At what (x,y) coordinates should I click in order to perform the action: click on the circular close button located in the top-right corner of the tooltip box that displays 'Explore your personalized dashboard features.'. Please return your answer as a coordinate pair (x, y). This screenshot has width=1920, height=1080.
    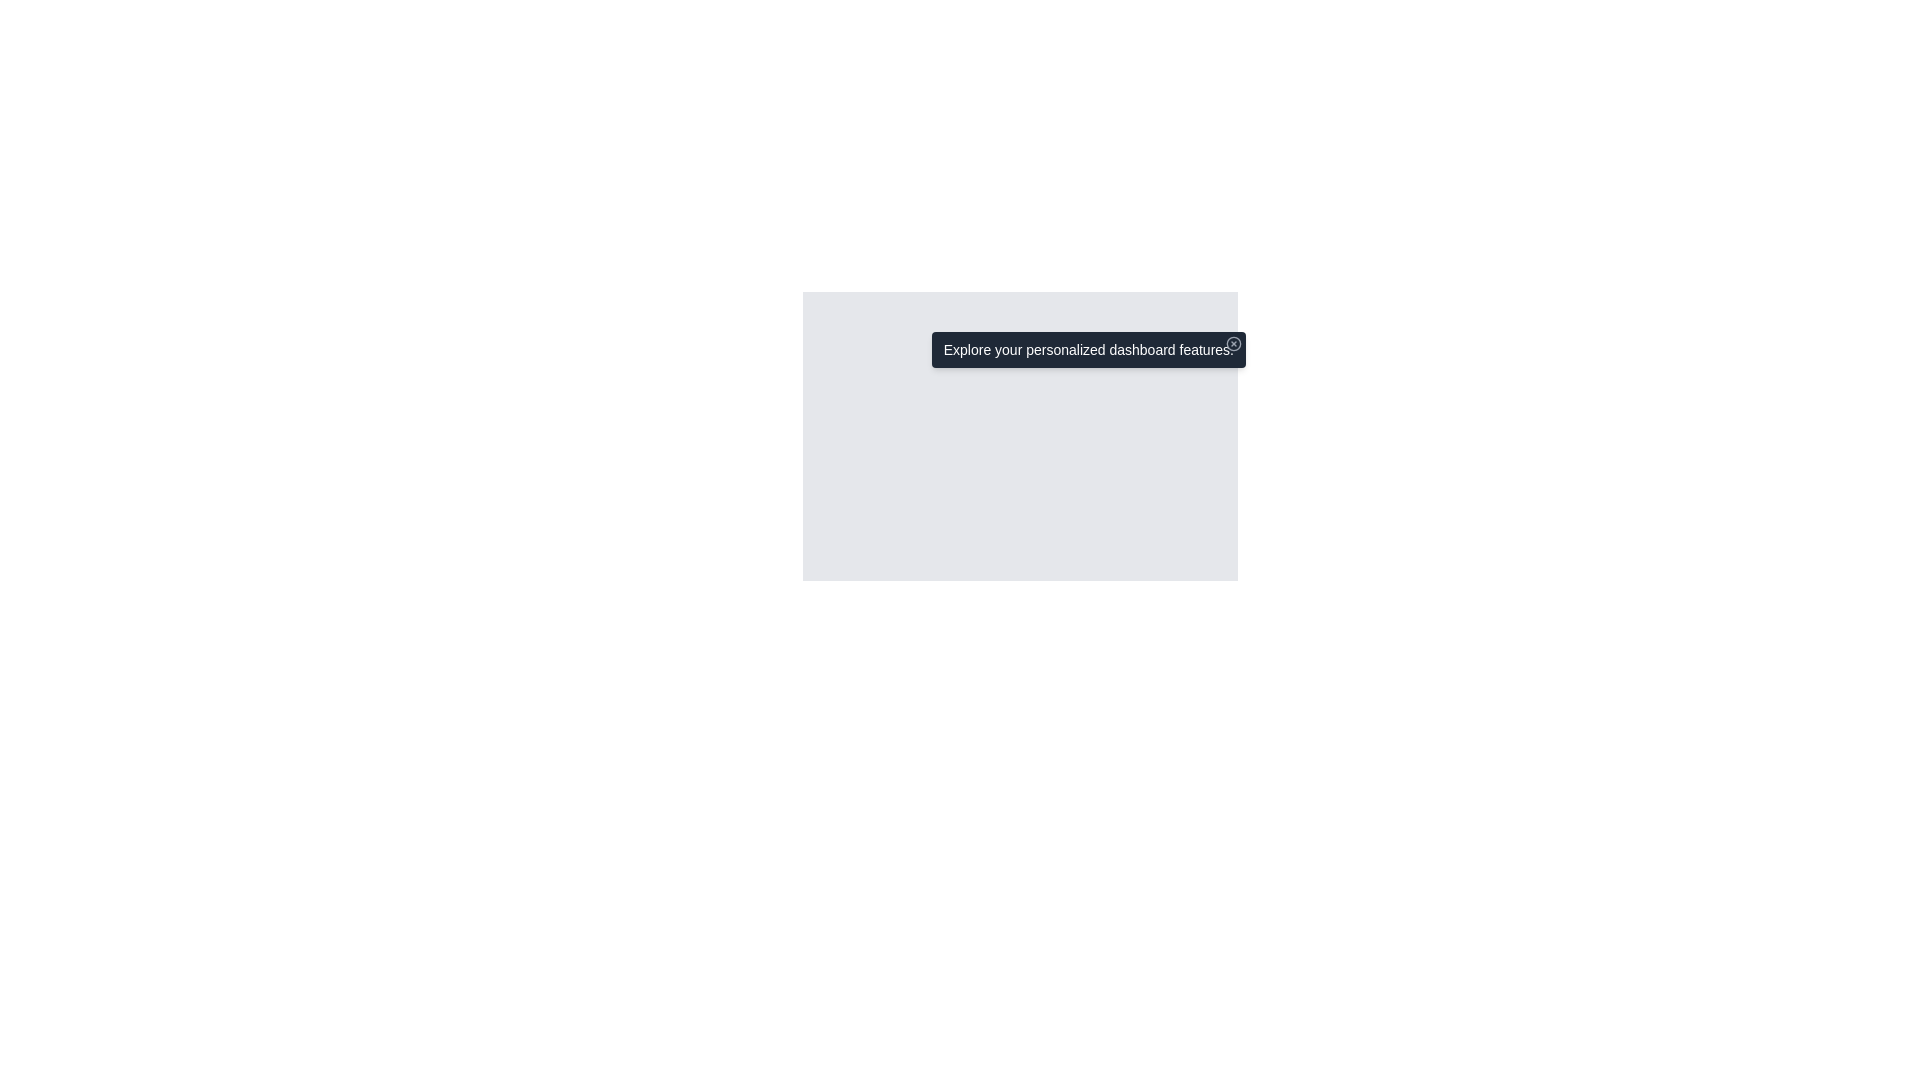
    Looking at the image, I should click on (1232, 342).